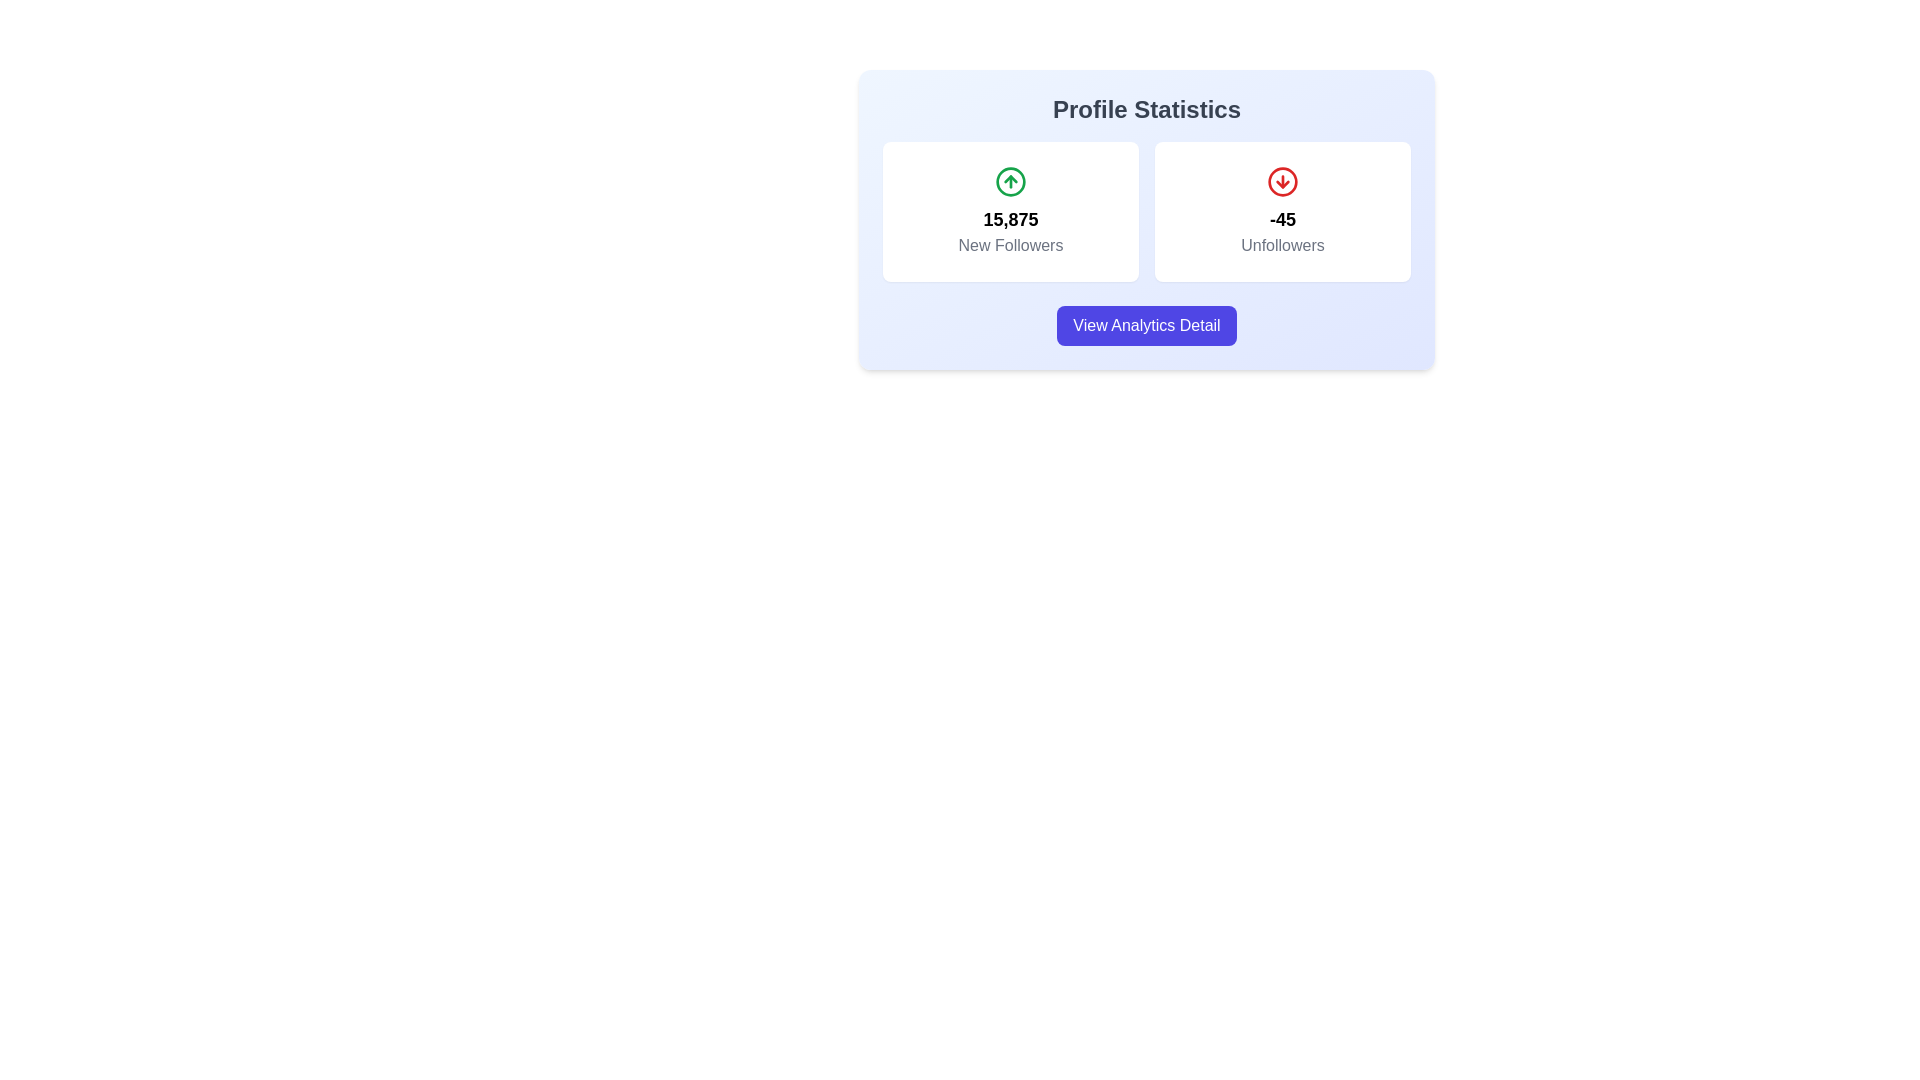  Describe the element at coordinates (1282, 181) in the screenshot. I see `the 'Unfollowers' icon located in the right column of the 'Profile Statistics' section, which visually represents the decrease in followers` at that location.